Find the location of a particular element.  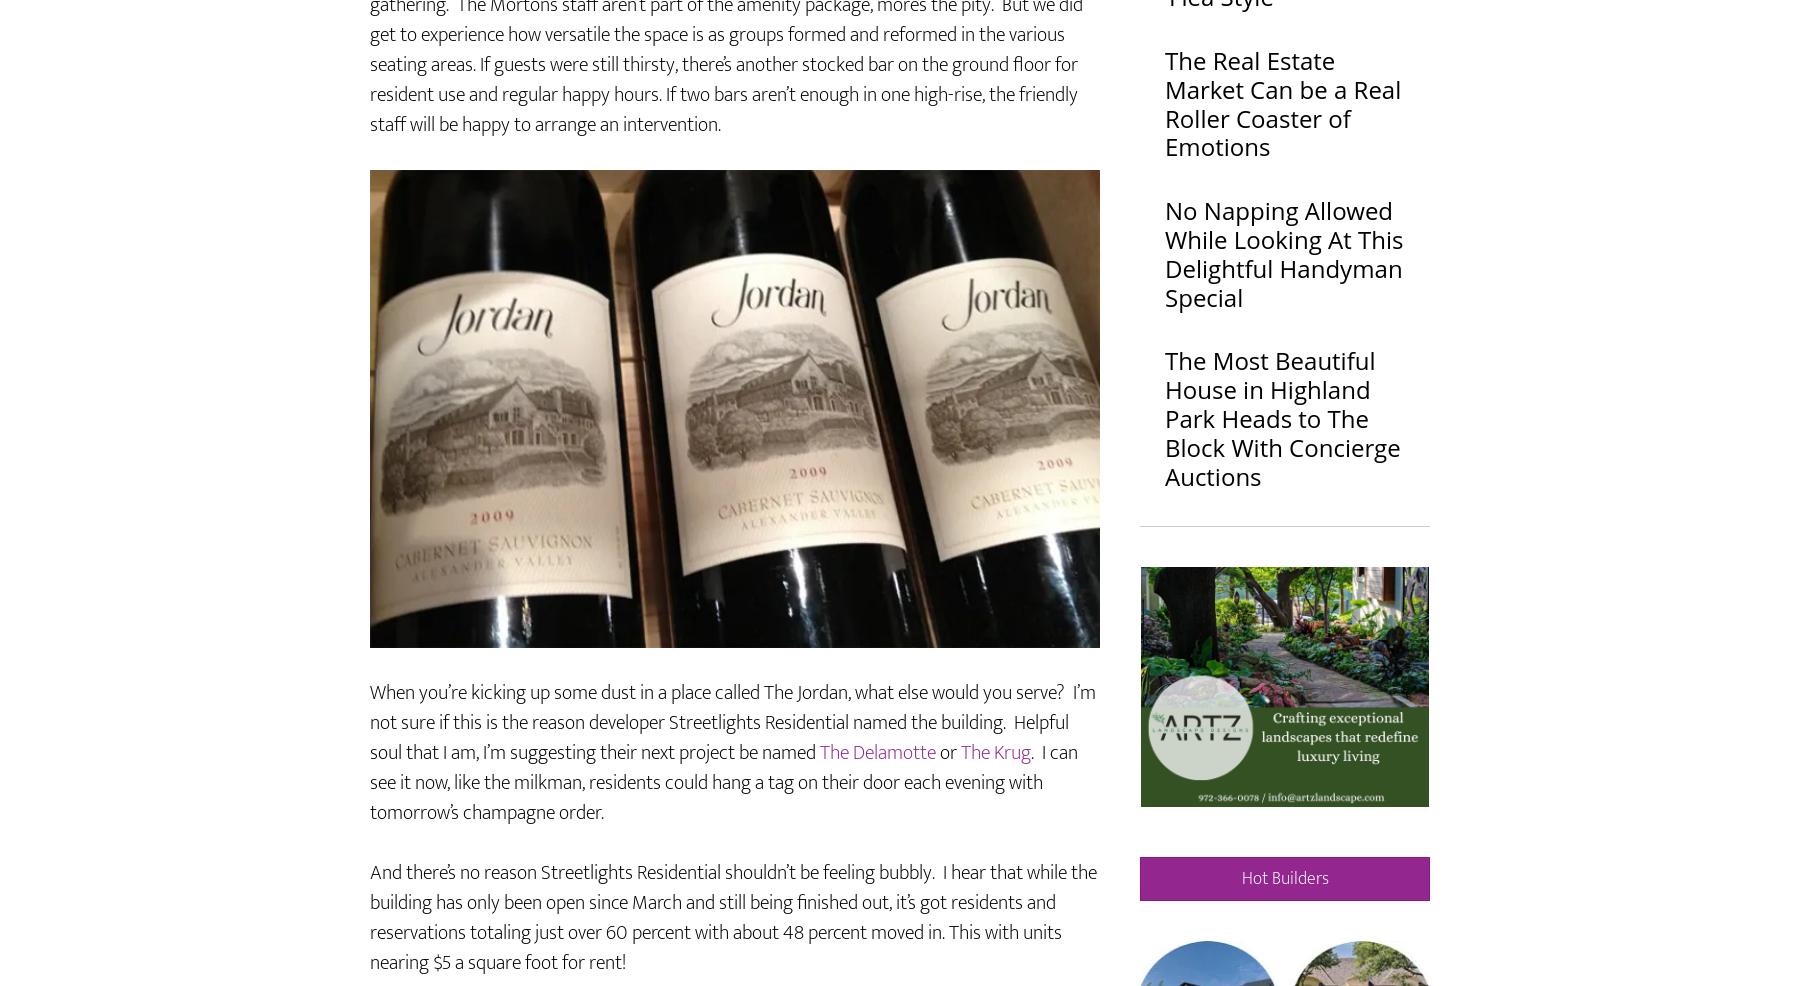

'The seventh floor resident lounge, complete with this serving bar, was the backdrop for our gathering.  The Morton’s staff aren’t part of the amenity package, more’s the pity.  But we did get to experience how versatile the space is as groups formed and reformed in the various seating areas. If guests were still thirsty, there’s another stocked bar on the ground floor for resident use and regular happy hours. If two bars aren’t enough in one high-rise, the friendly staff will be happy to arrange an intervention.' is located at coordinates (369, 107).